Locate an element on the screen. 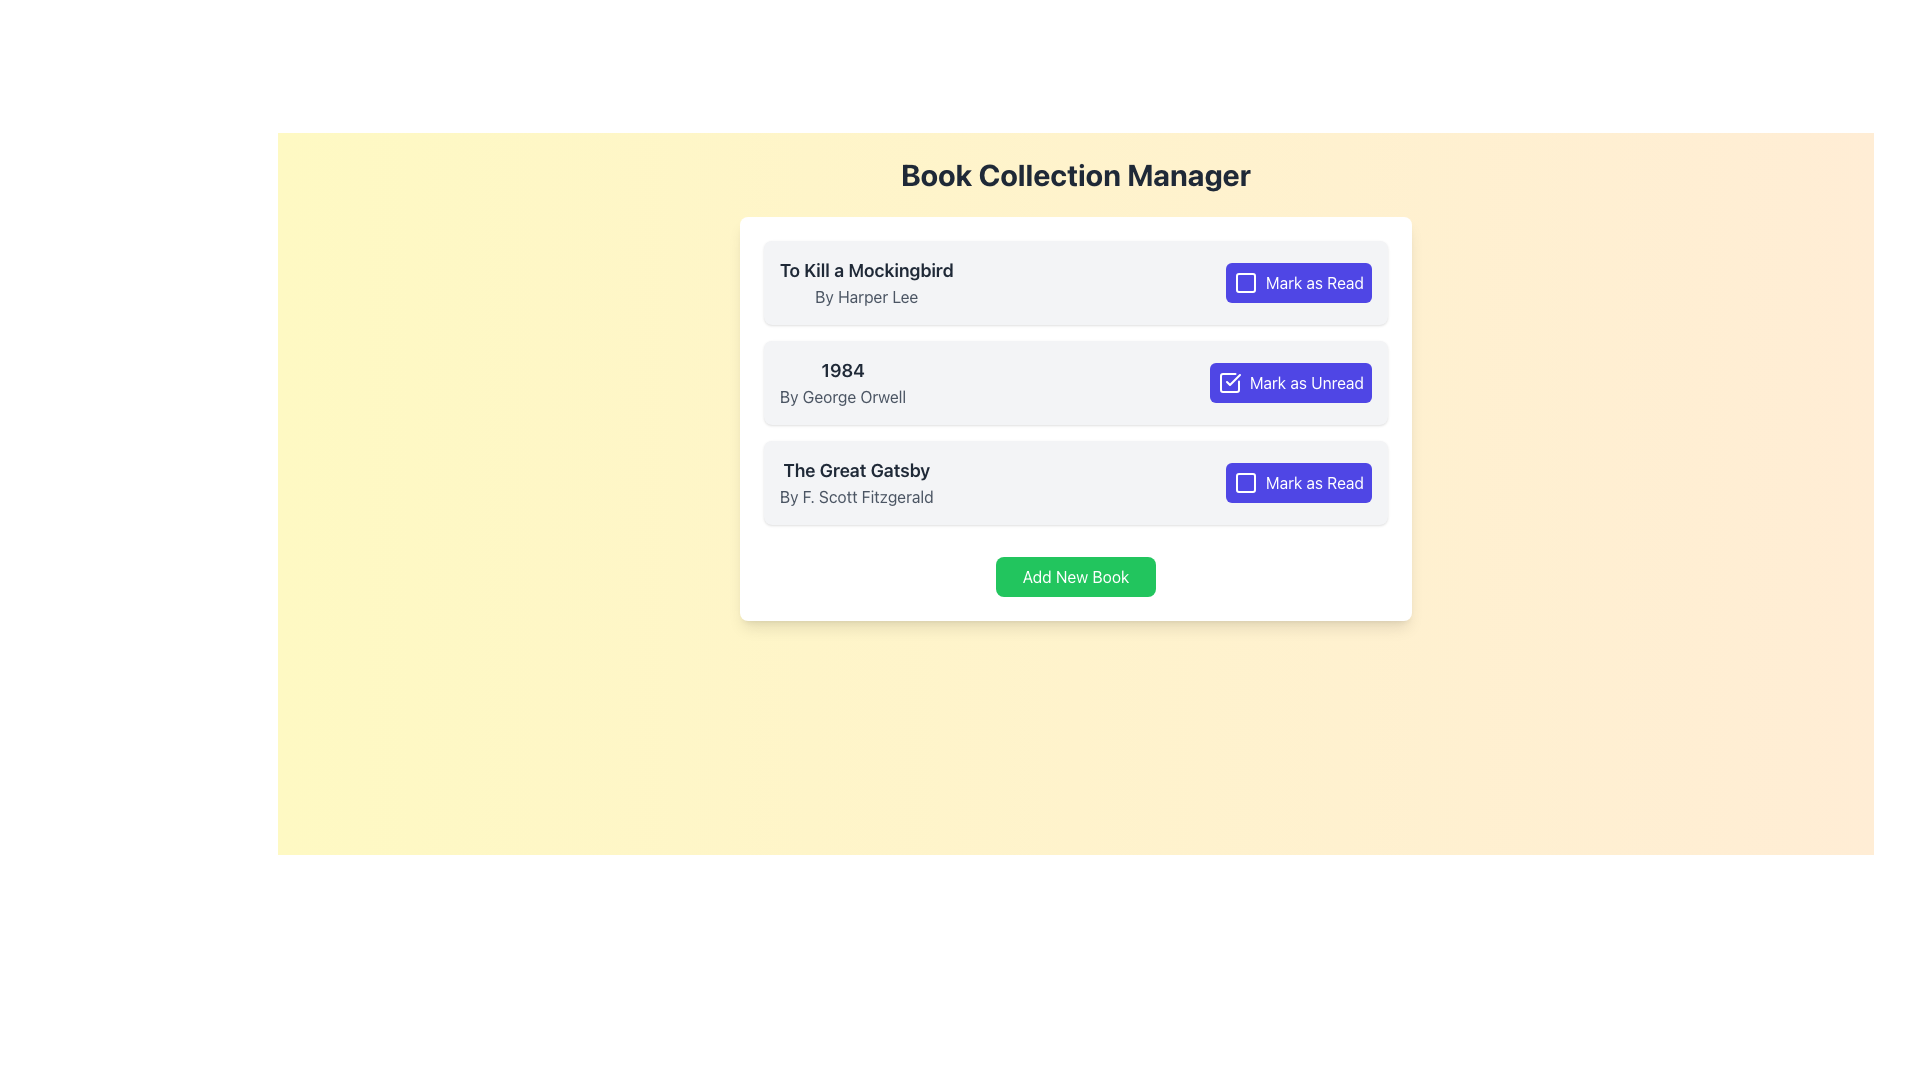  the 'Mark as Read' icon associated with the first book entry titled 'To Kill a Mockingbird' on the right side of the entry is located at coordinates (1244, 282).